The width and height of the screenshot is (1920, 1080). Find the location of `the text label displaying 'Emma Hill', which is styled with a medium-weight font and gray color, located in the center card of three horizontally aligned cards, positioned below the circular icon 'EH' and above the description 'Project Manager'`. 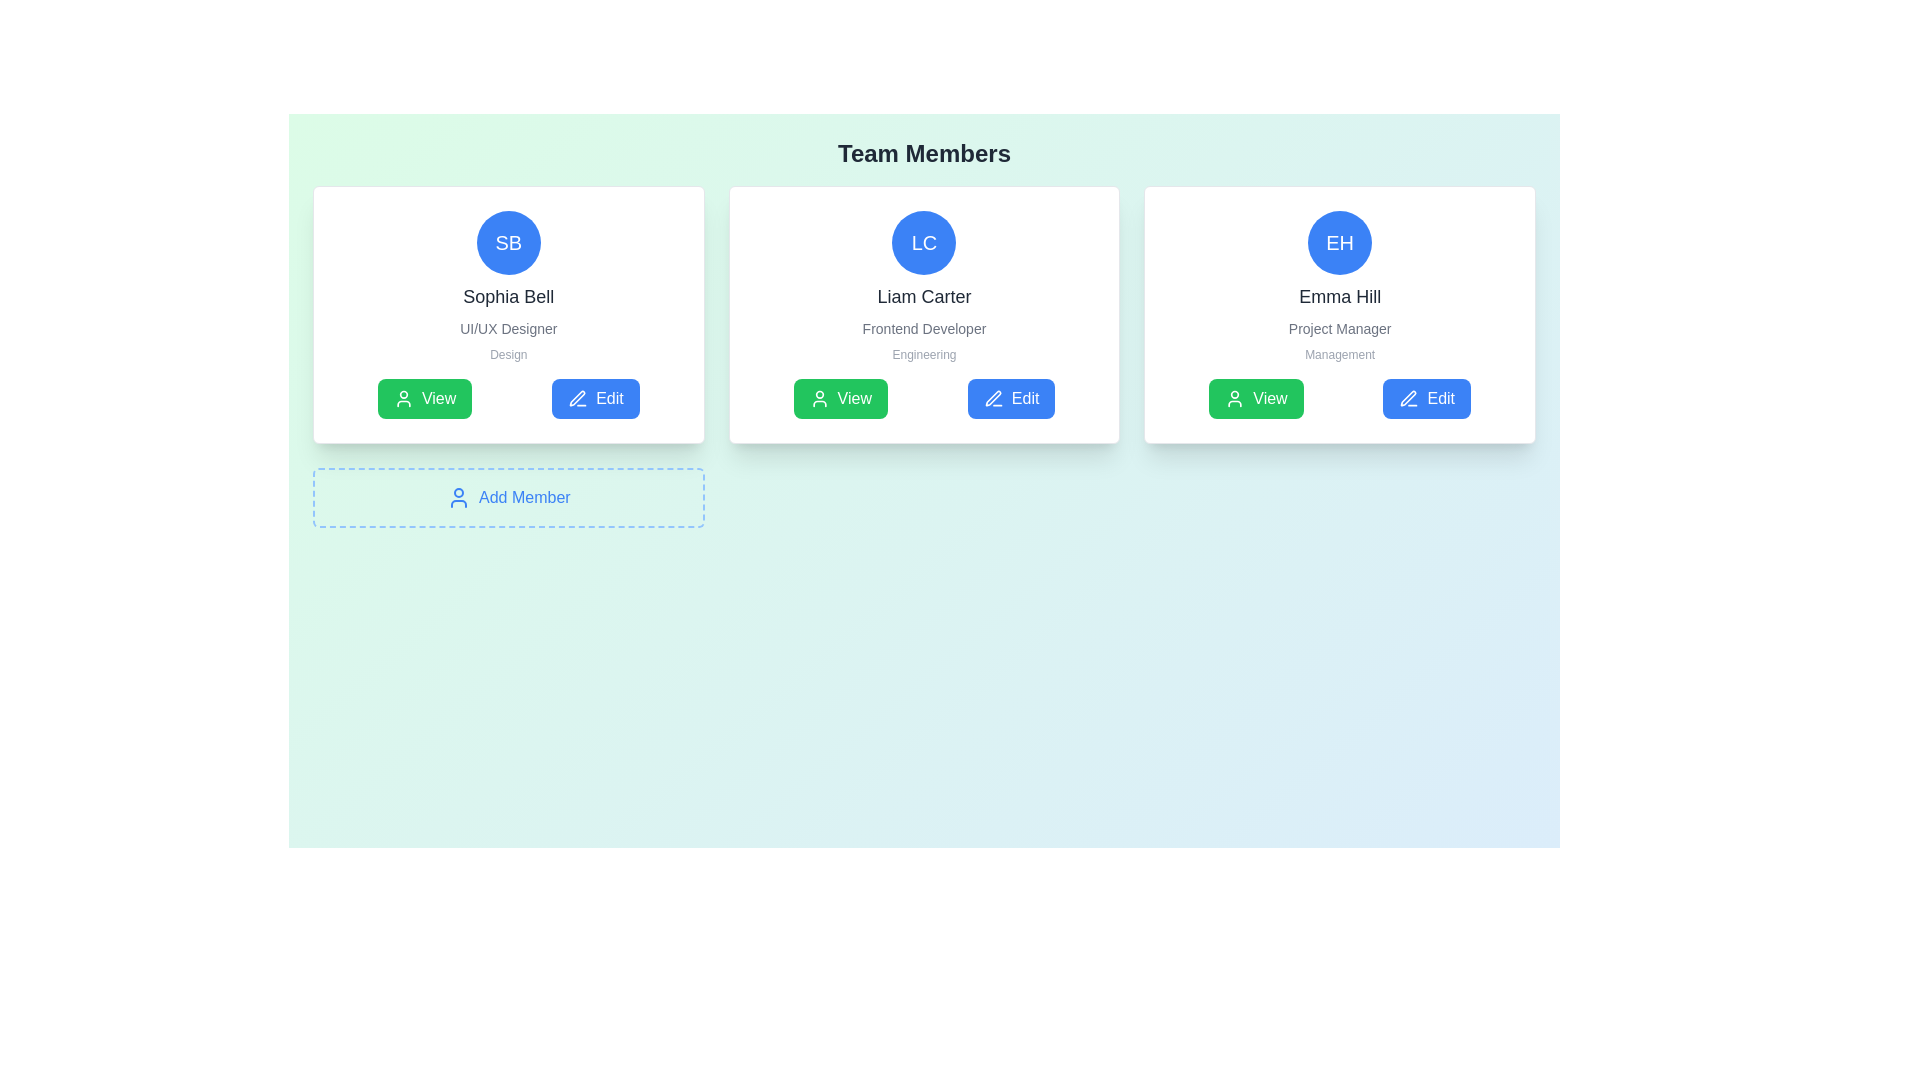

the text label displaying 'Emma Hill', which is styled with a medium-weight font and gray color, located in the center card of three horizontally aligned cards, positioned below the circular icon 'EH' and above the description 'Project Manager' is located at coordinates (1340, 297).